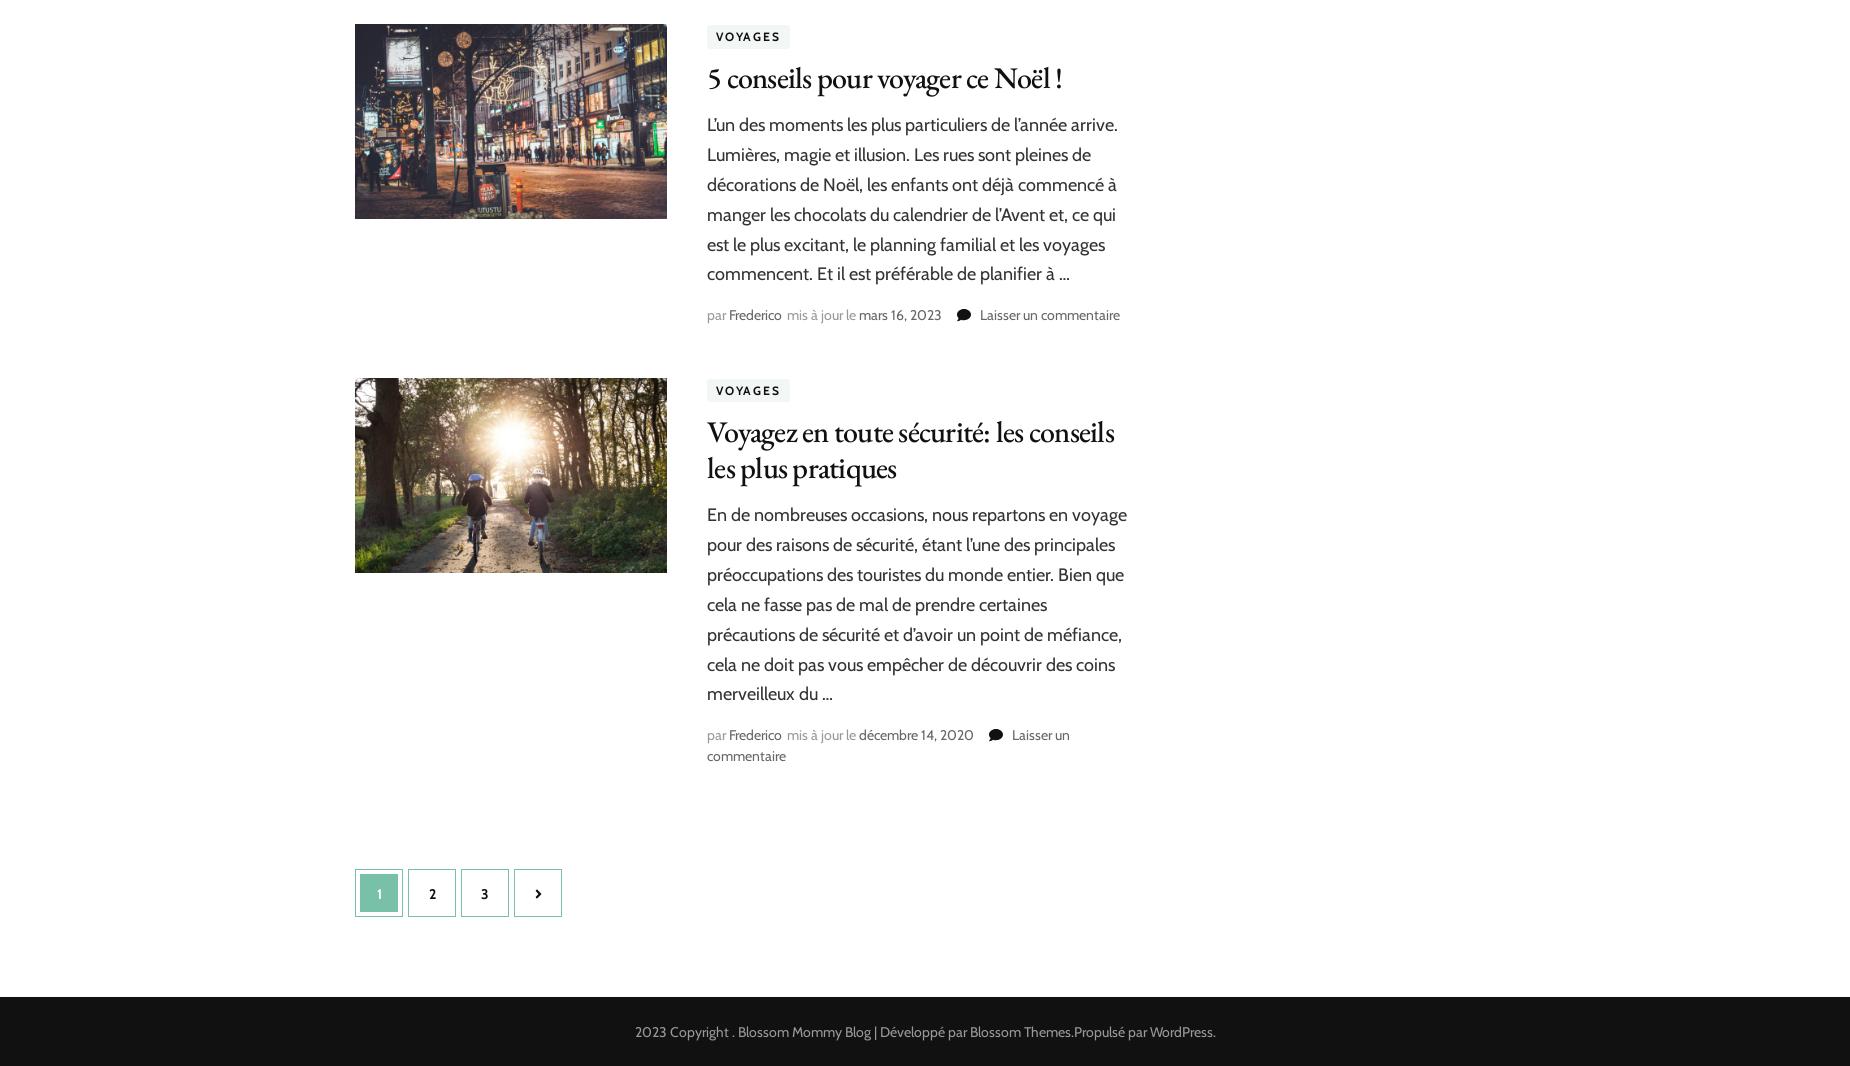  What do you see at coordinates (917, 603) in the screenshot?
I see `'En de nombreuses occasions, nous repartons en voyage pour des raisons de sécurité, étant l’une des principales préoccupations des touristes du monde entier. Bien que cela ne fasse pas de mal de prendre certaines précautions de sécurité et d’avoir un point de méfiance, cela ne doit pas vous empêcher de découvrir des coins merveilleux du …'` at bounding box center [917, 603].